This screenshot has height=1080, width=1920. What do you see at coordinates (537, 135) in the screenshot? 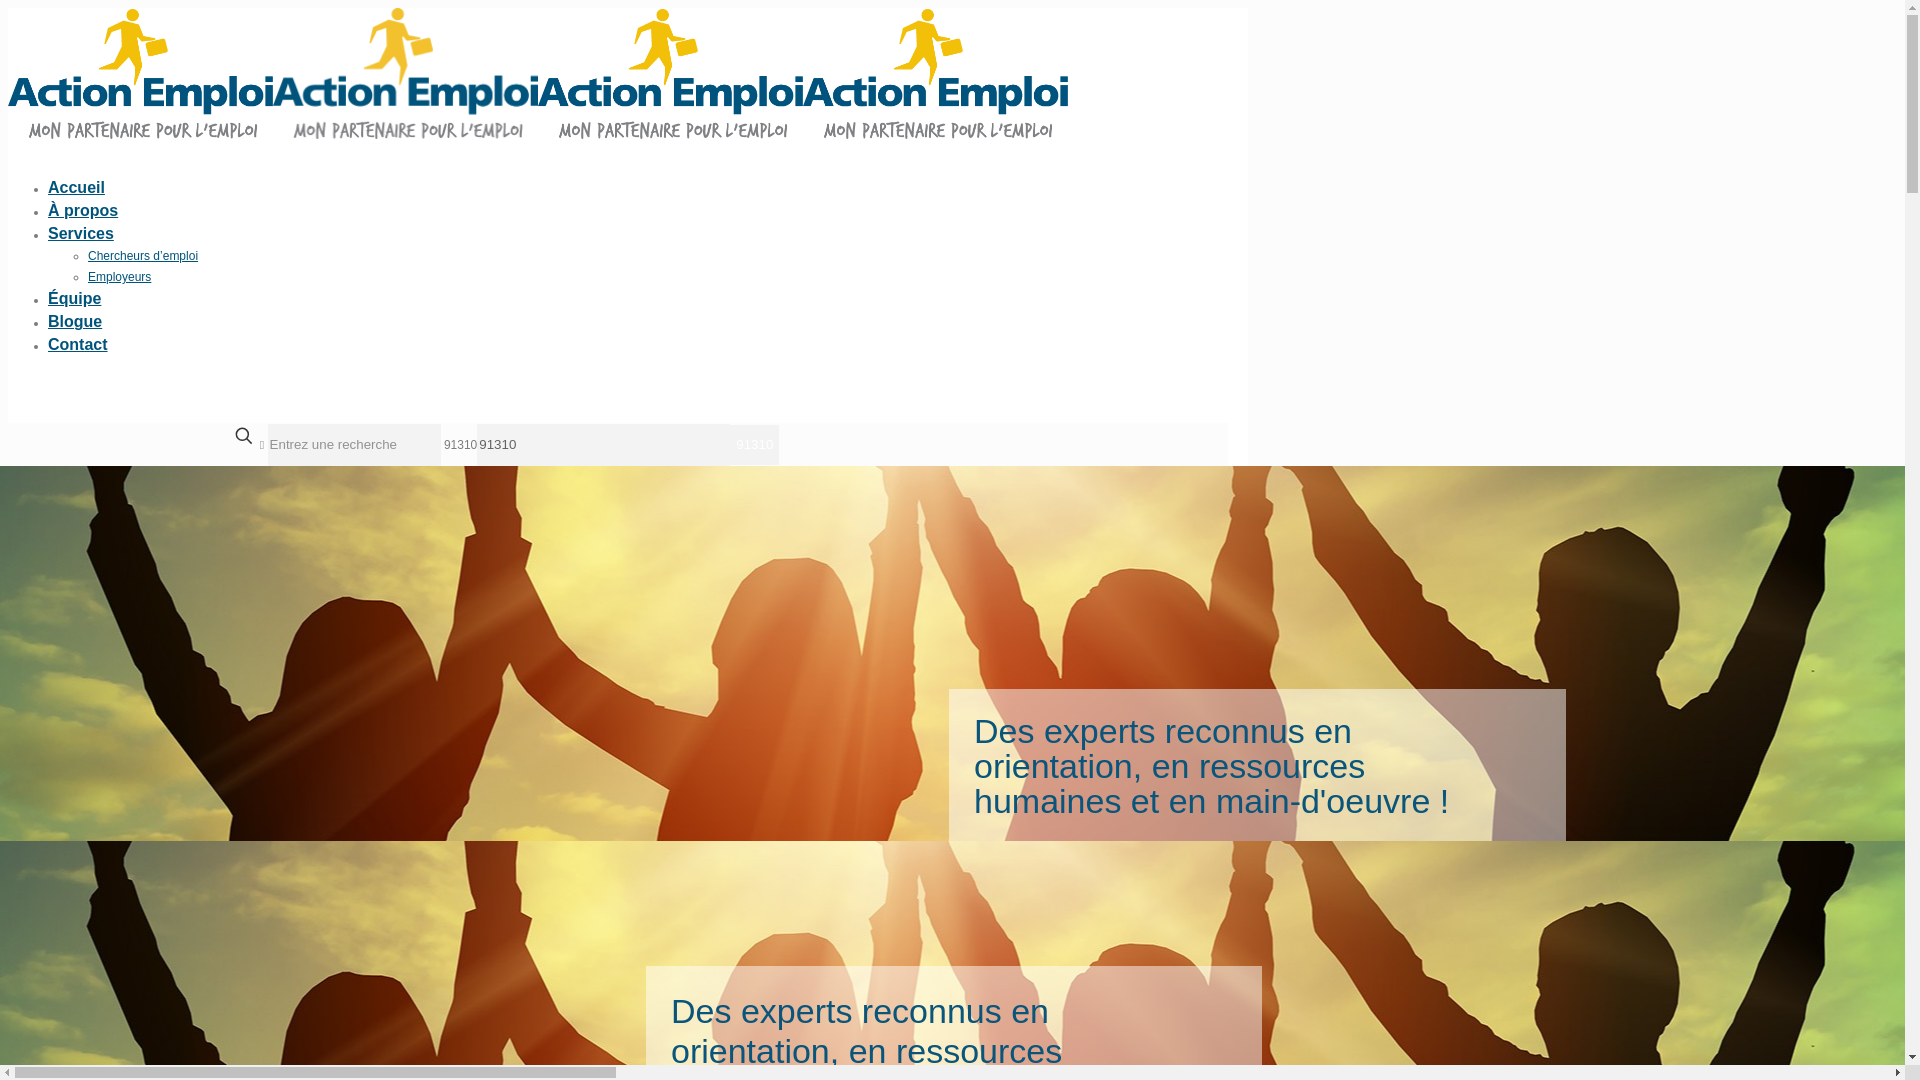
I see `'Action Emploi'` at bounding box center [537, 135].